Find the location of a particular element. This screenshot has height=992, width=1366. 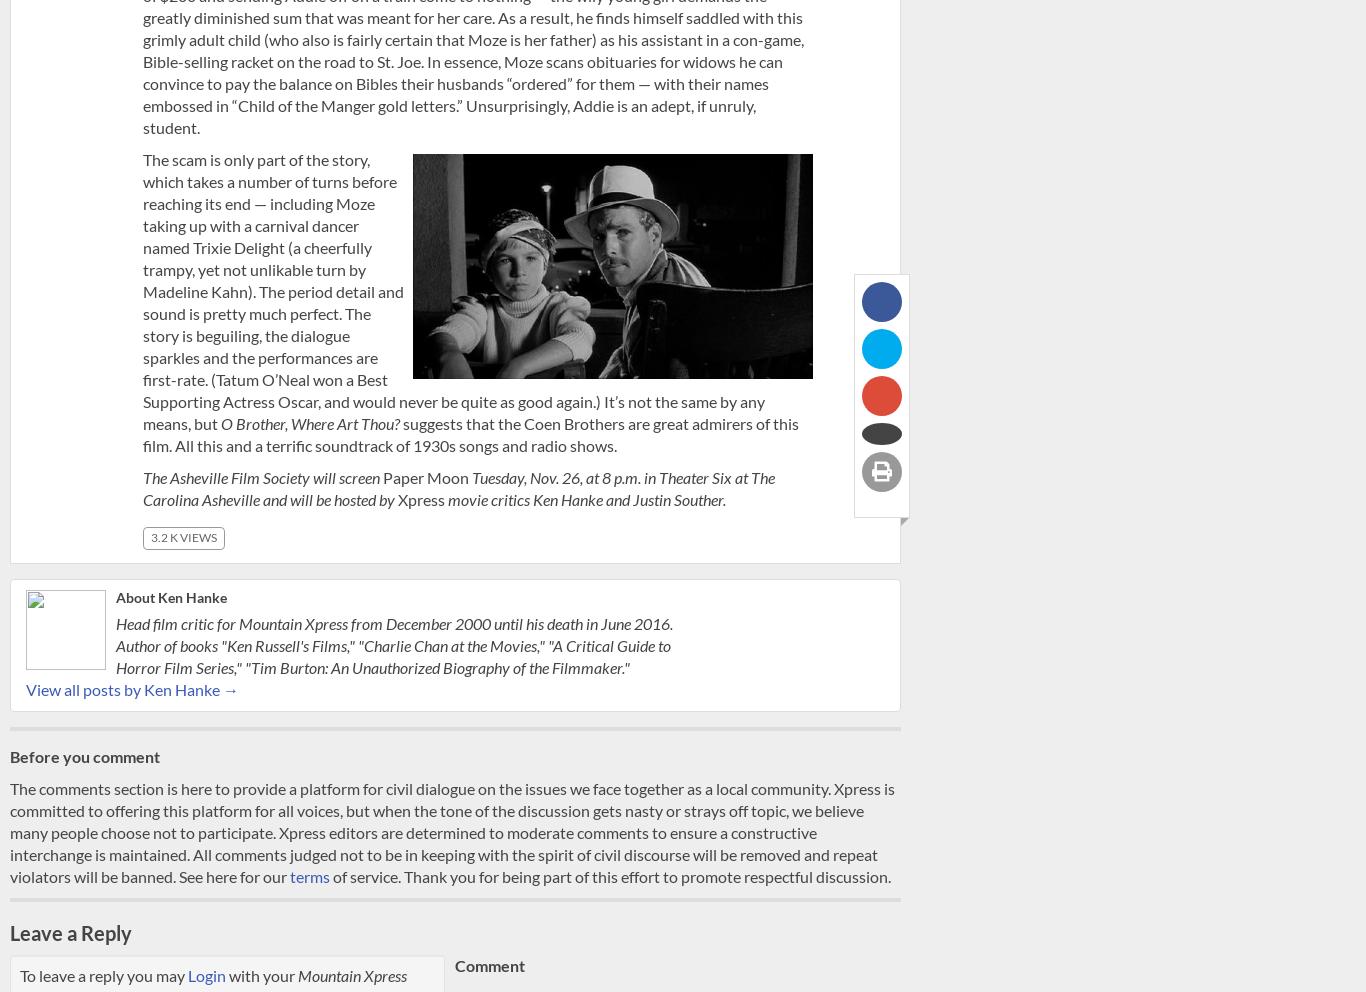

'of service. Thank you for being part of this effort to promote respectful discussion.' is located at coordinates (330, 875).